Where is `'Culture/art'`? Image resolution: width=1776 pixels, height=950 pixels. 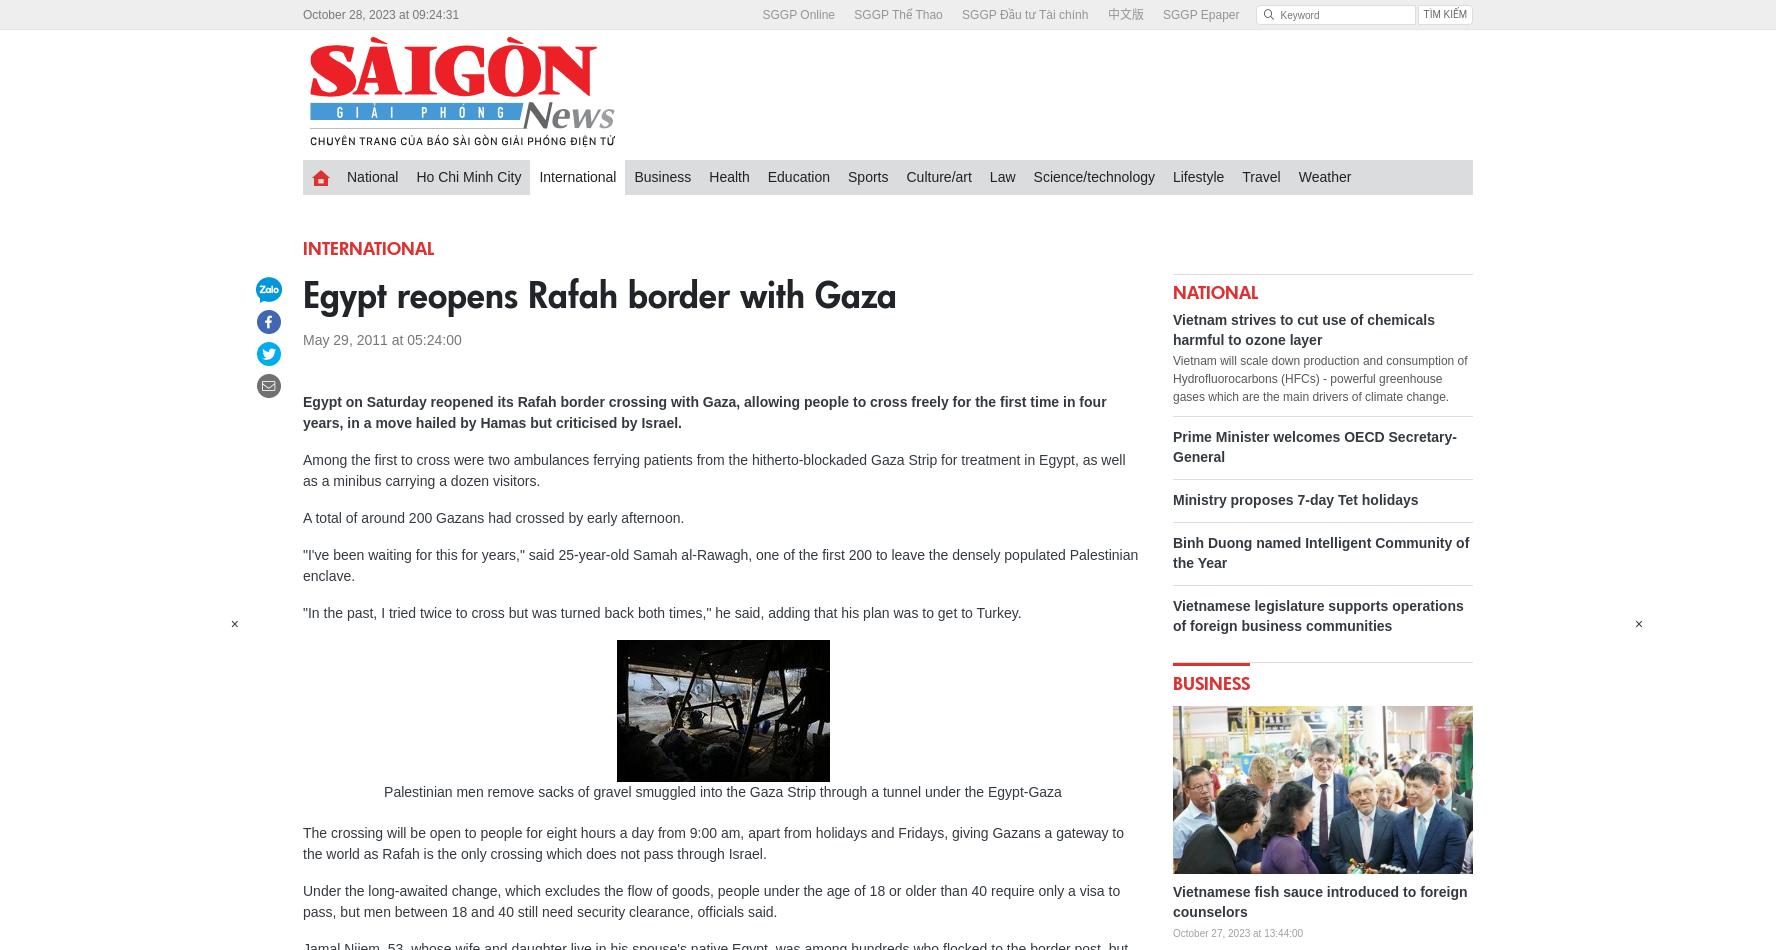 'Culture/art' is located at coordinates (904, 176).